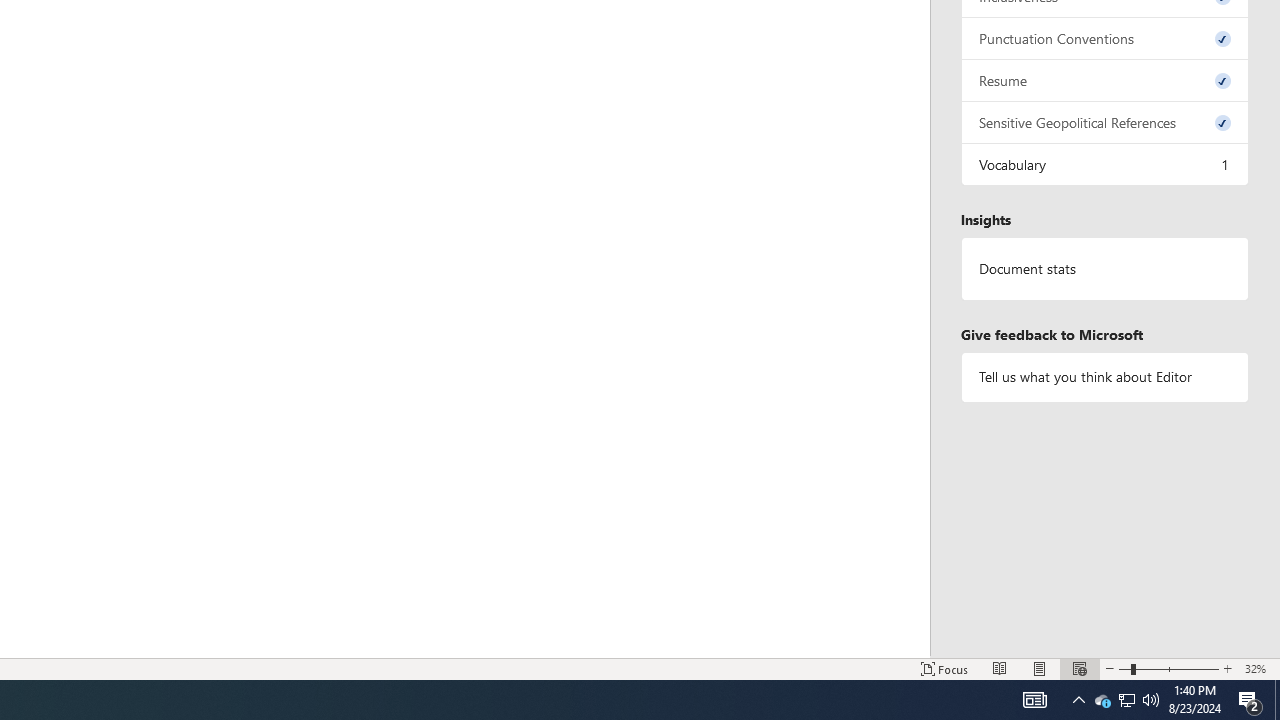  Describe the element at coordinates (1104, 163) in the screenshot. I see `'Vocabulary, 1 issue. Press space or enter to review items.'` at that location.